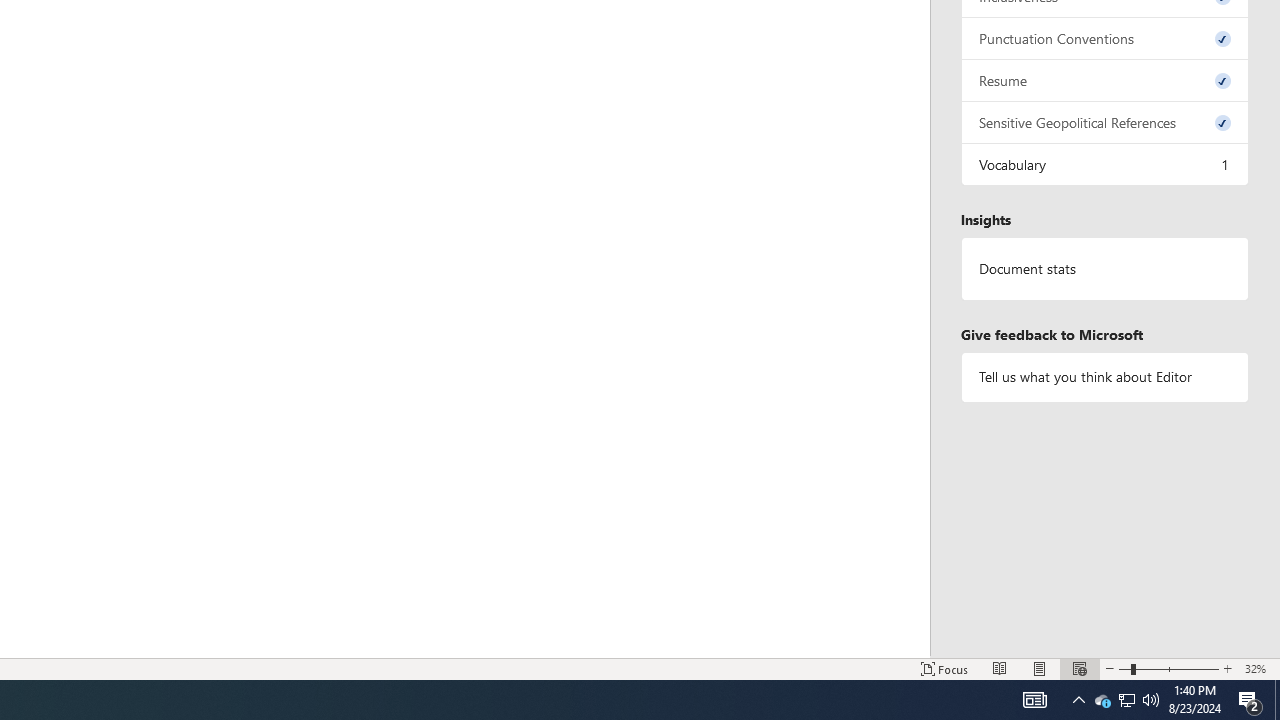  Describe the element at coordinates (1104, 163) in the screenshot. I see `'Vocabulary, 1 issue. Press space or enter to review items.'` at that location.